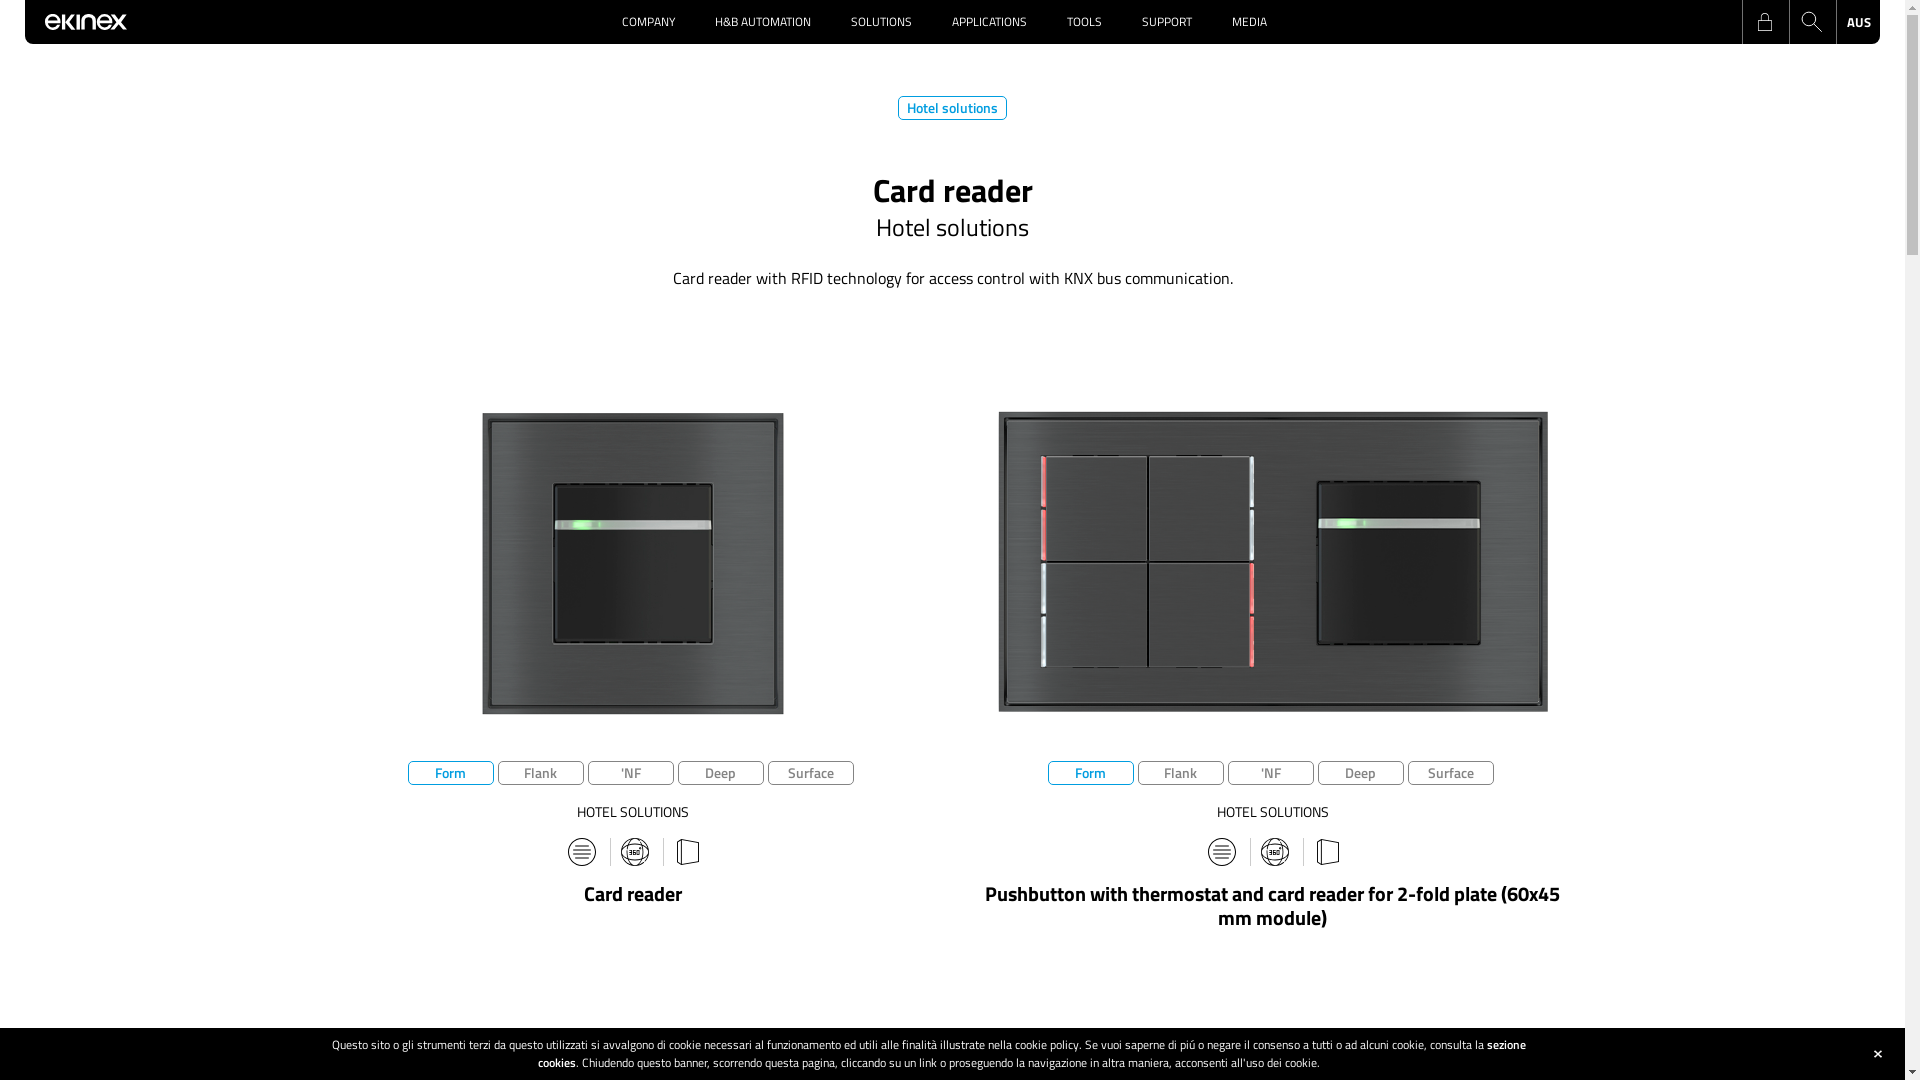 The width and height of the screenshot is (1920, 1080). I want to click on 'APPLICATIONS', so click(930, 22).